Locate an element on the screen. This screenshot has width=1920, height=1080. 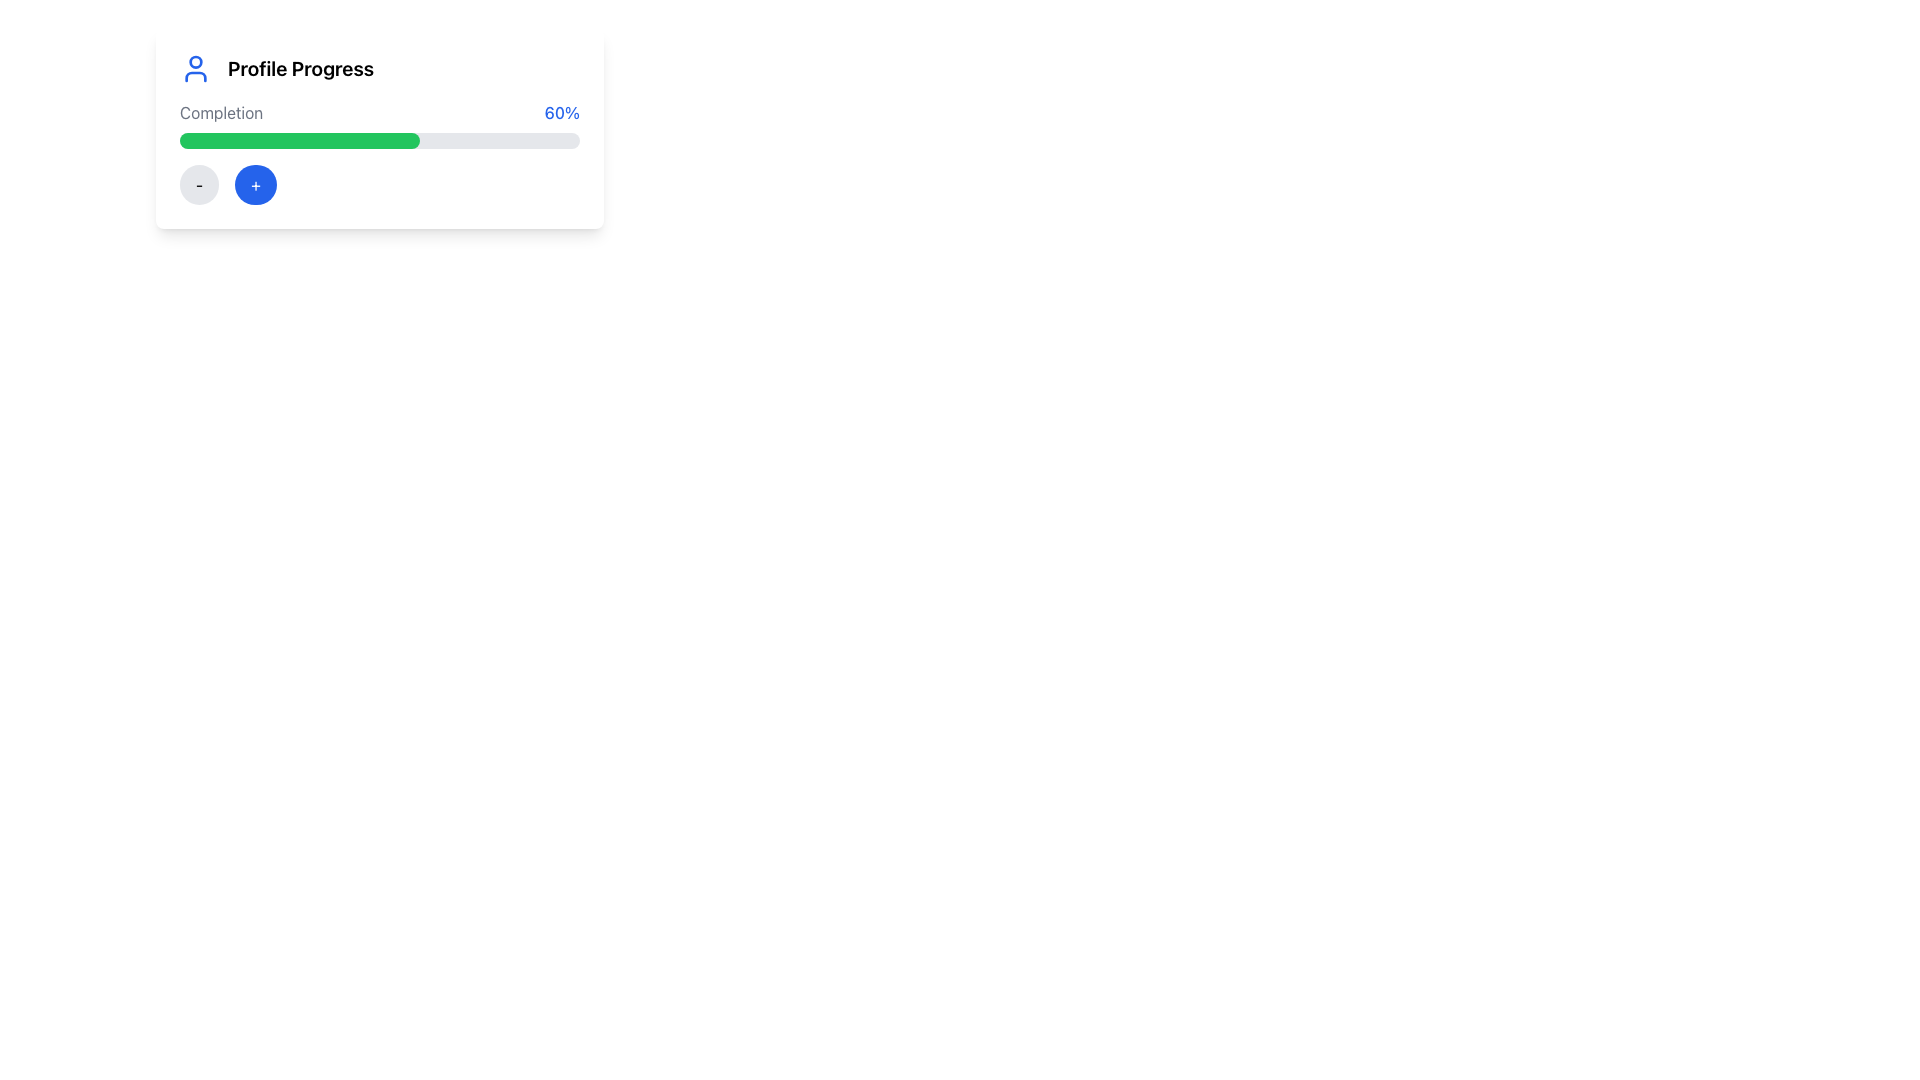
the user icon styled with a blue color and minimalist outline, located to the left of the text 'Profile Progress' is located at coordinates (196, 68).